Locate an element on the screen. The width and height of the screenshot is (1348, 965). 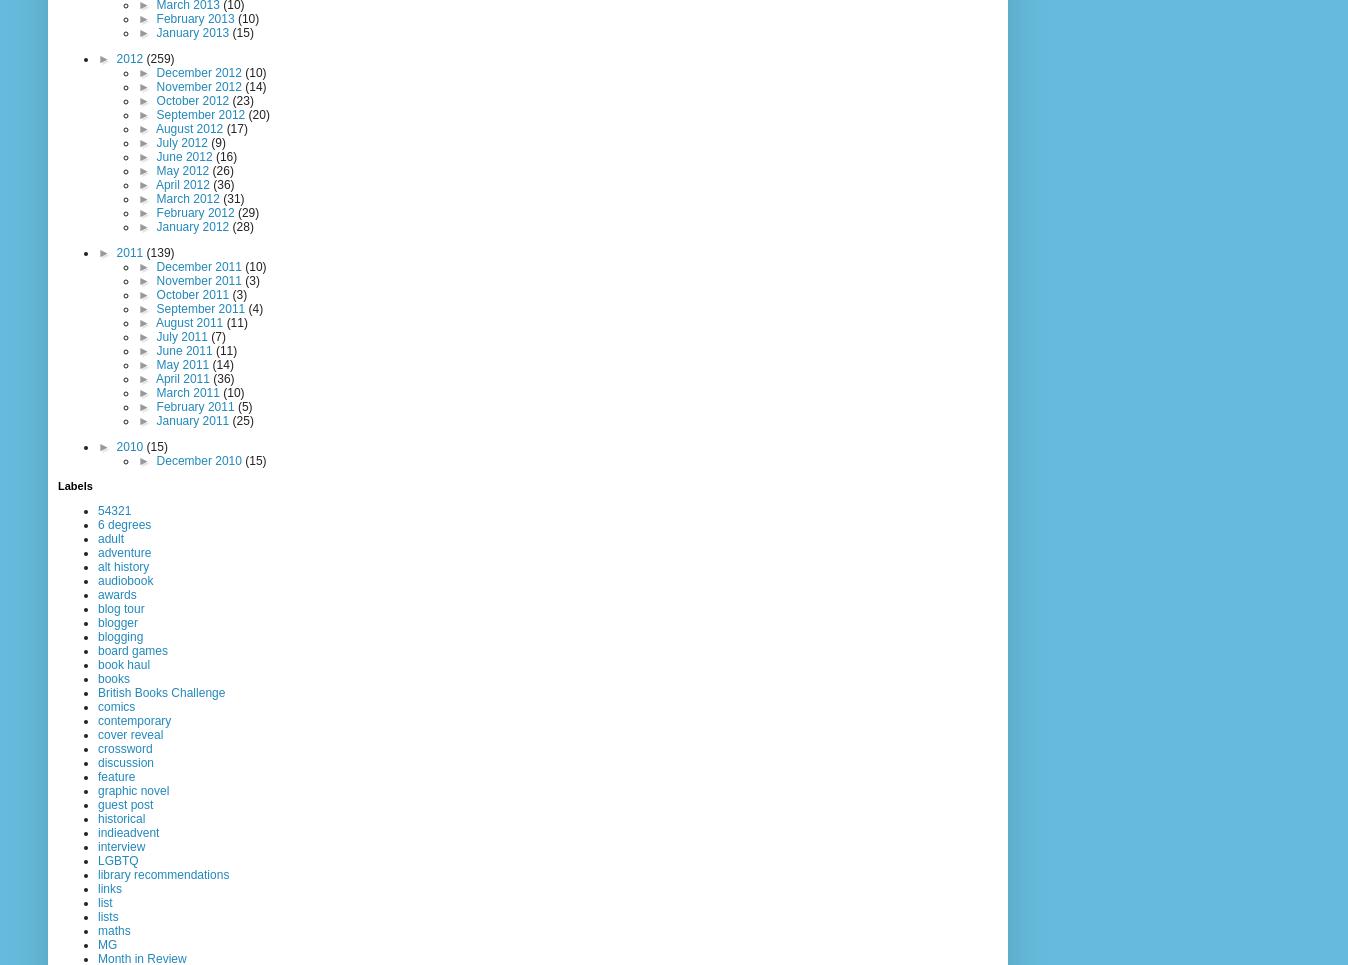
'November 2012' is located at coordinates (200, 86).